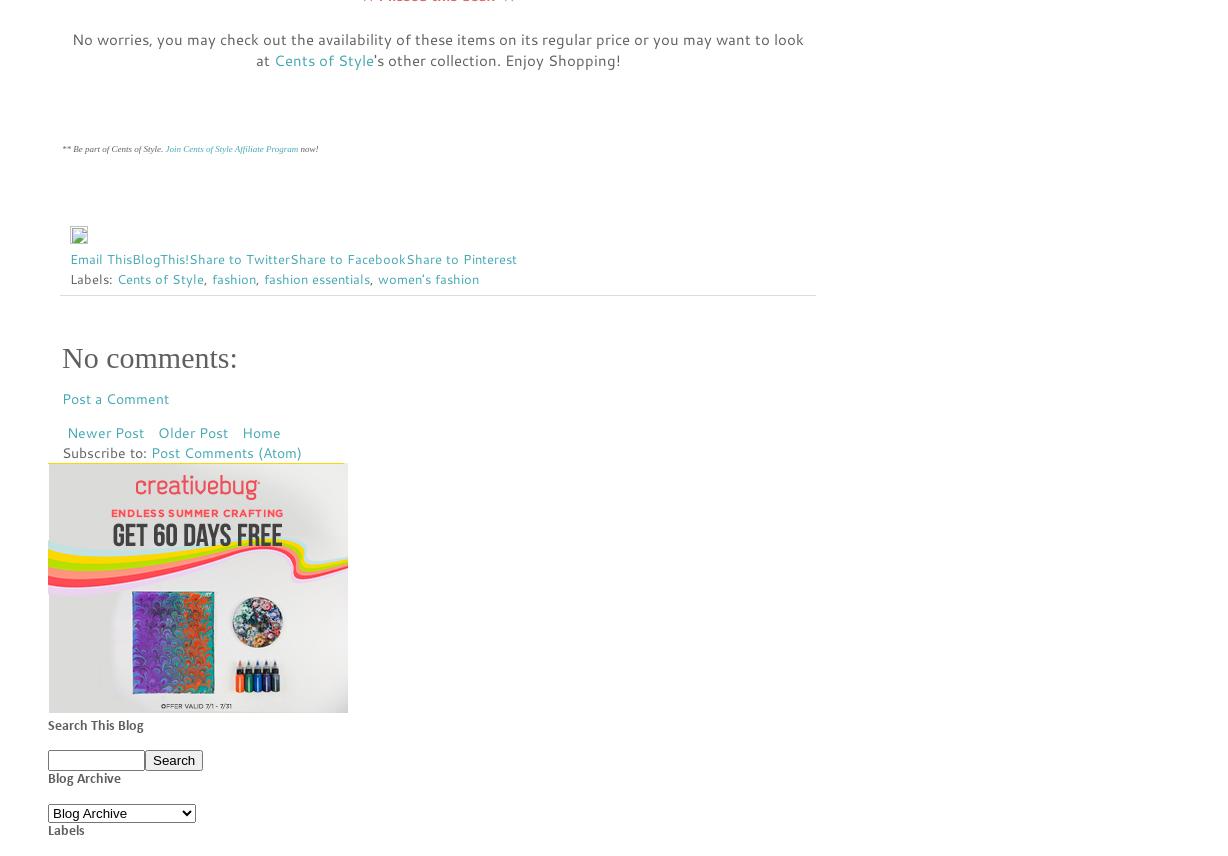  Describe the element at coordinates (192, 432) in the screenshot. I see `'Older Post'` at that location.